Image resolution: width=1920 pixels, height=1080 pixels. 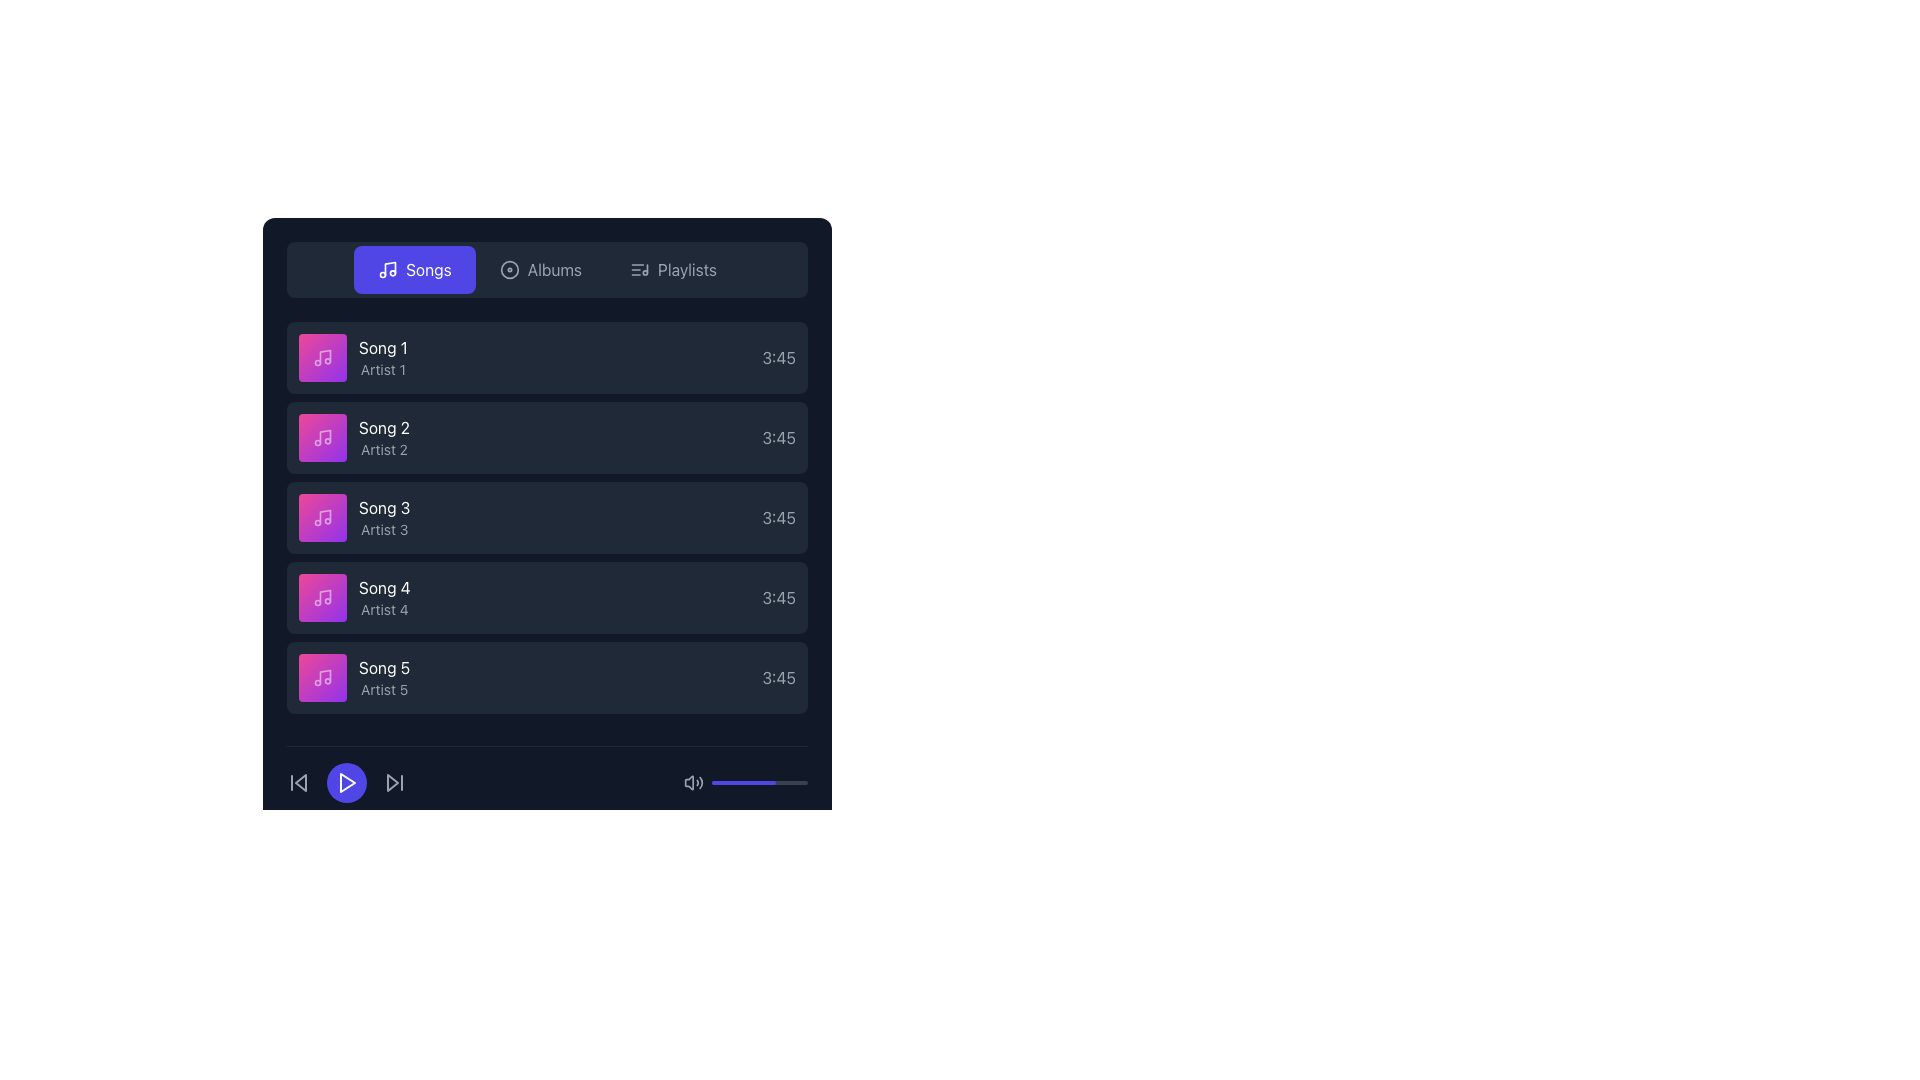 What do you see at coordinates (322, 516) in the screenshot?
I see `the icon for the song 'Song 3' by 'Artist 3'` at bounding box center [322, 516].